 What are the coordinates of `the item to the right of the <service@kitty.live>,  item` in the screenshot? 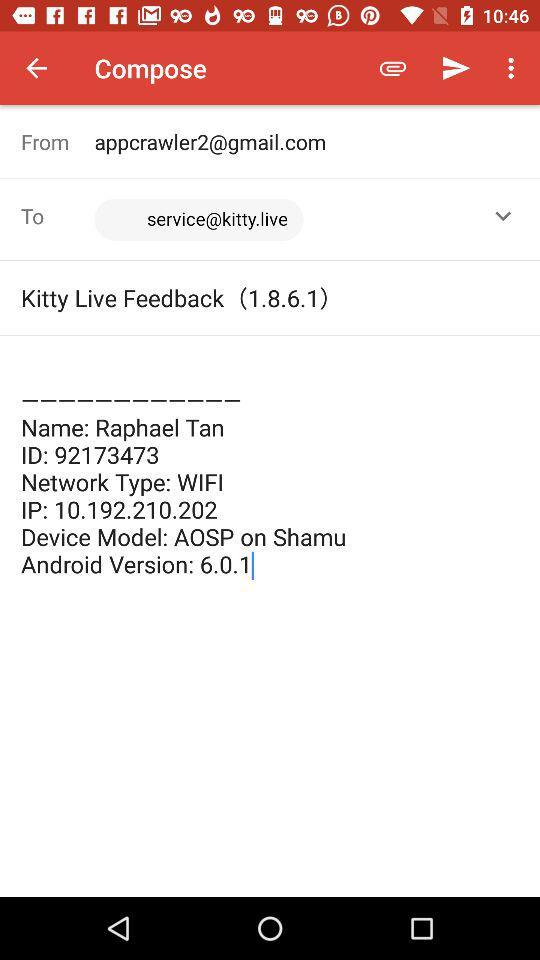 It's located at (502, 216).